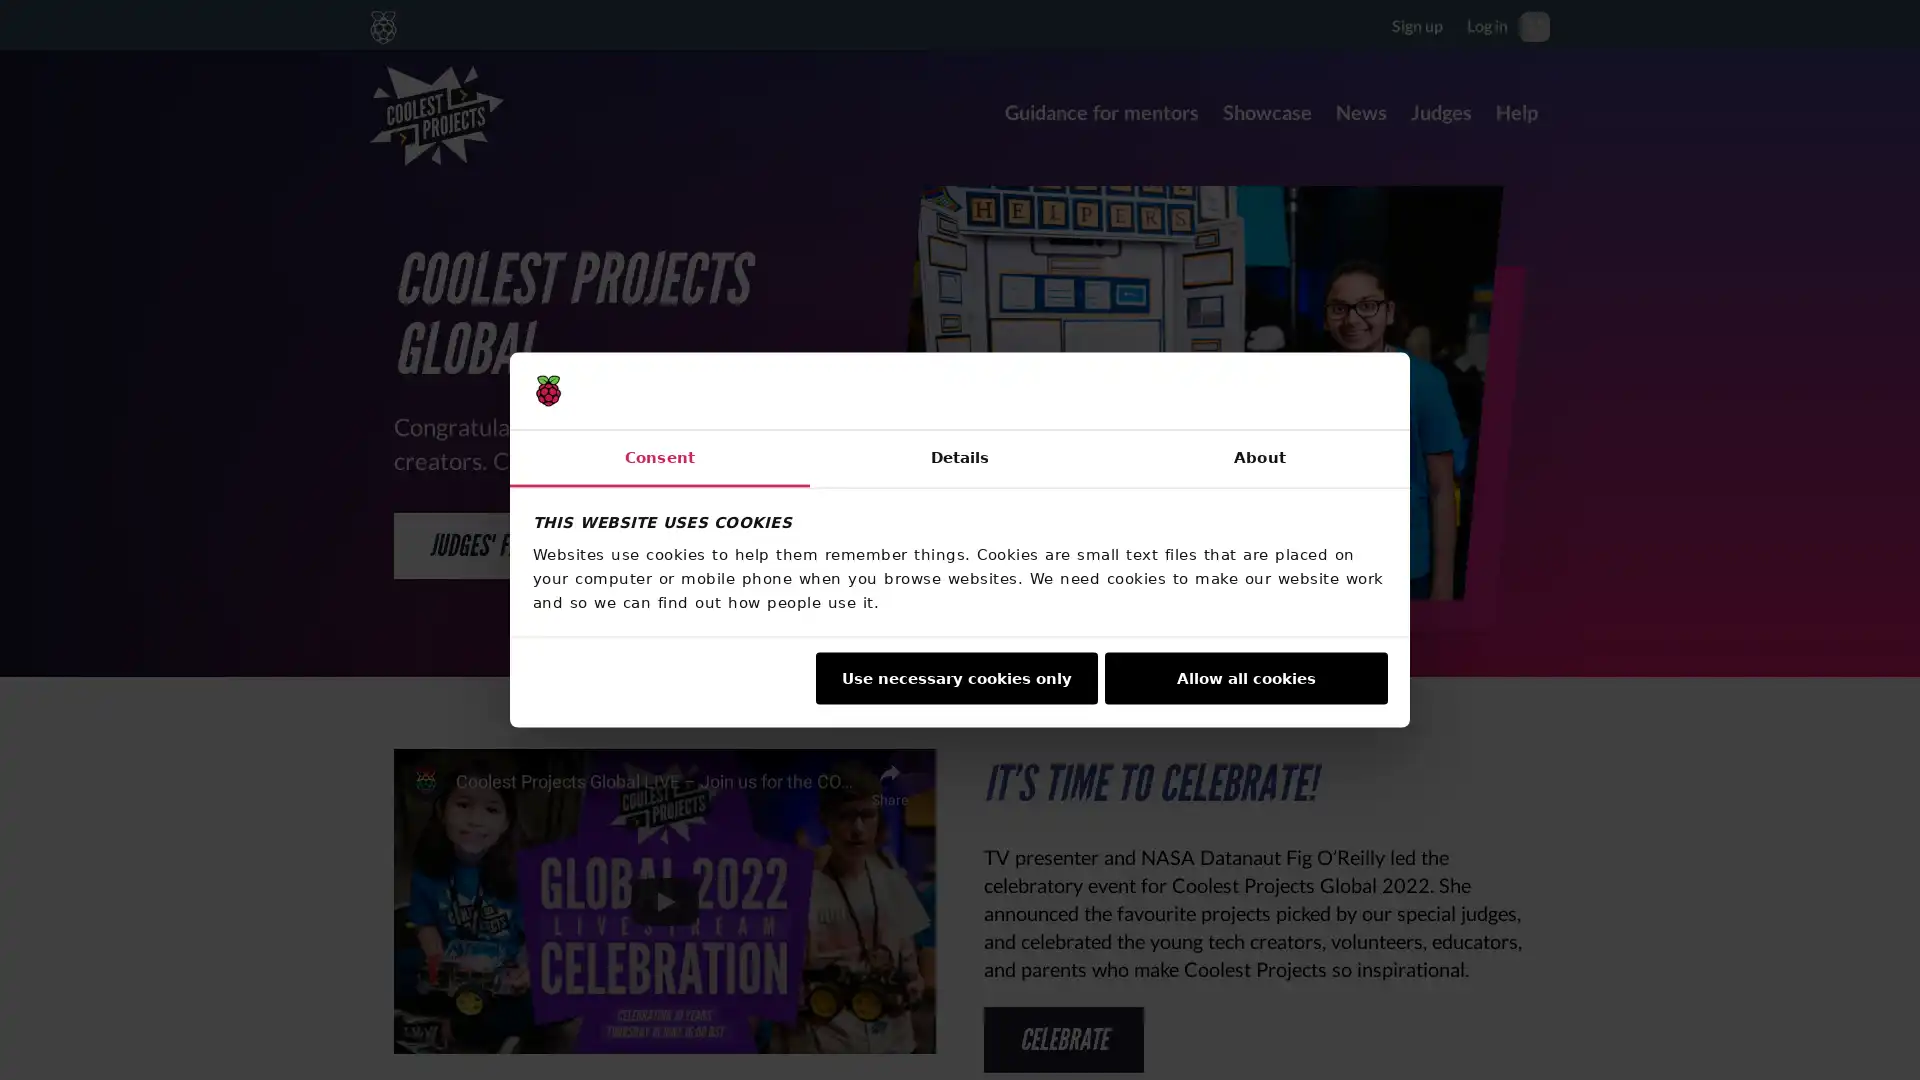 The image size is (1920, 1080). What do you see at coordinates (1245, 677) in the screenshot?
I see `Allow all cookies` at bounding box center [1245, 677].